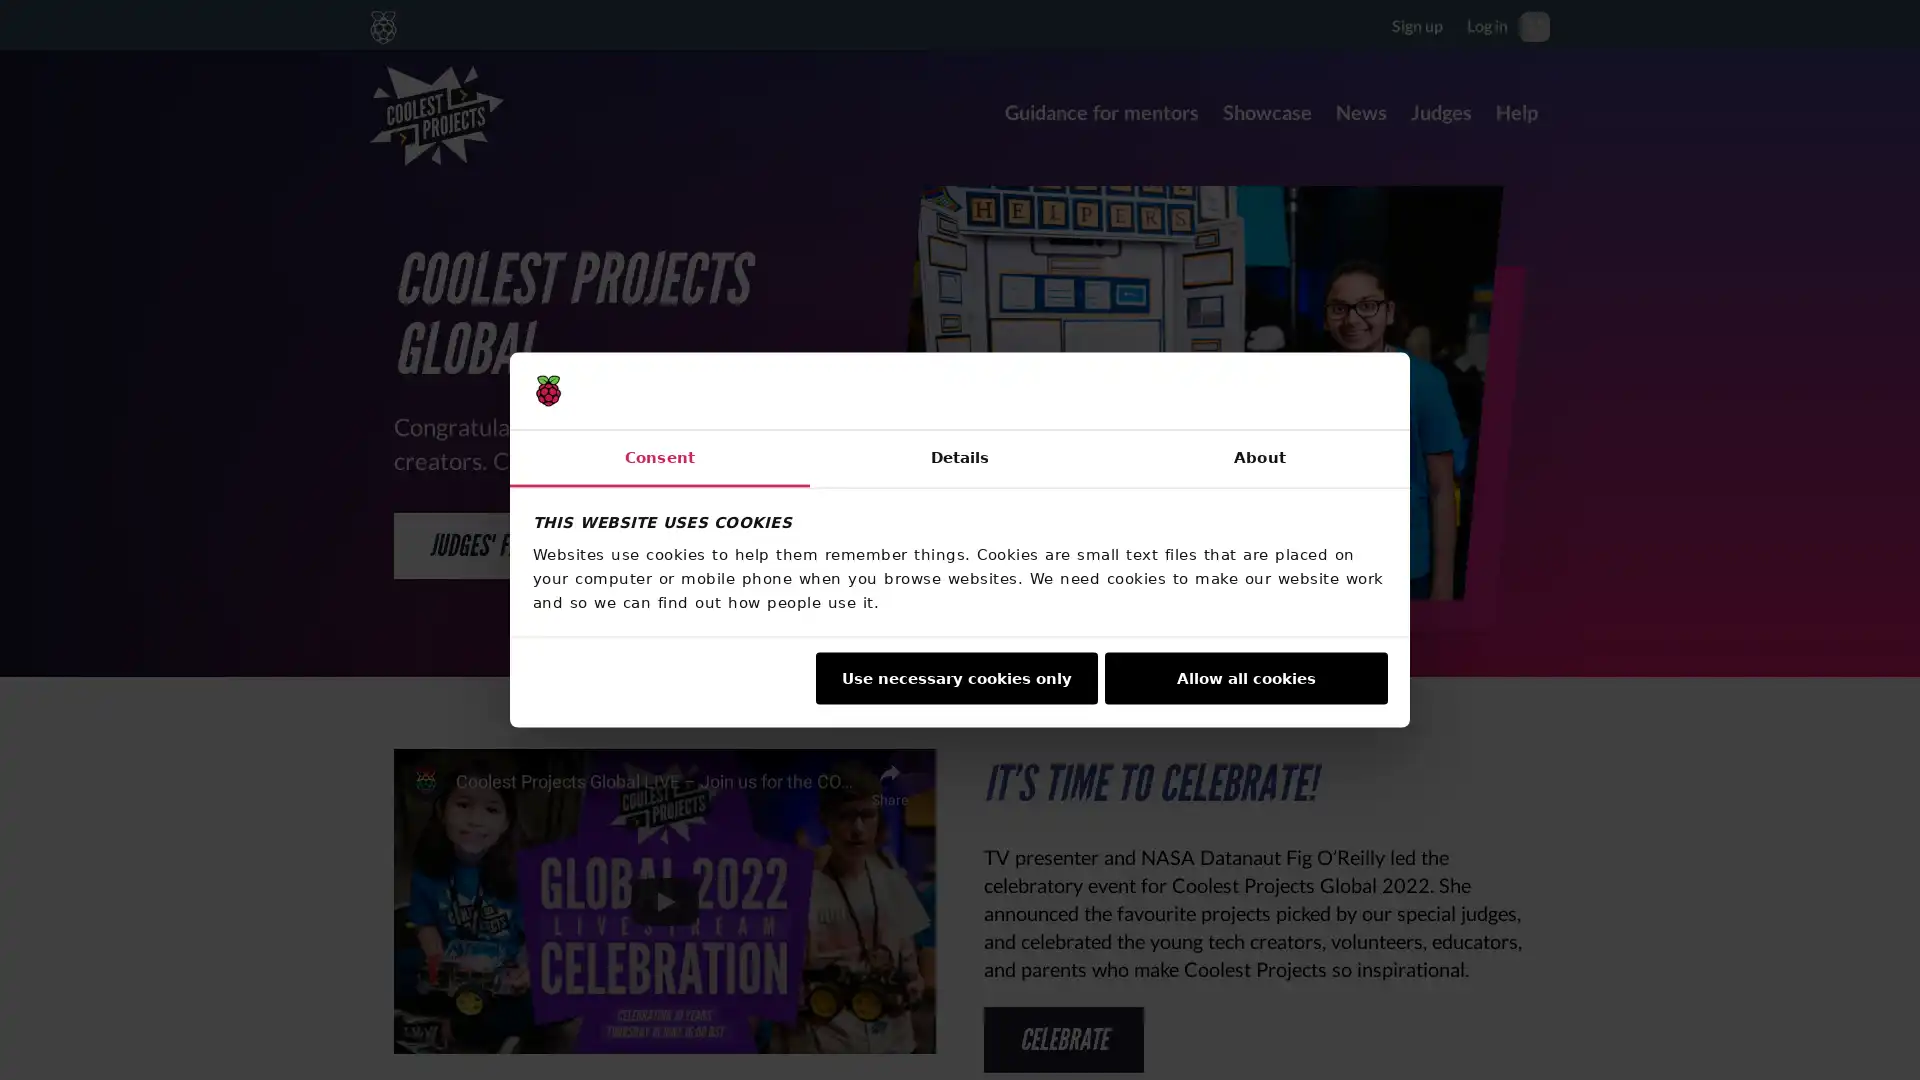 The image size is (1920, 1080). What do you see at coordinates (1245, 677) in the screenshot?
I see `Allow all cookies` at bounding box center [1245, 677].